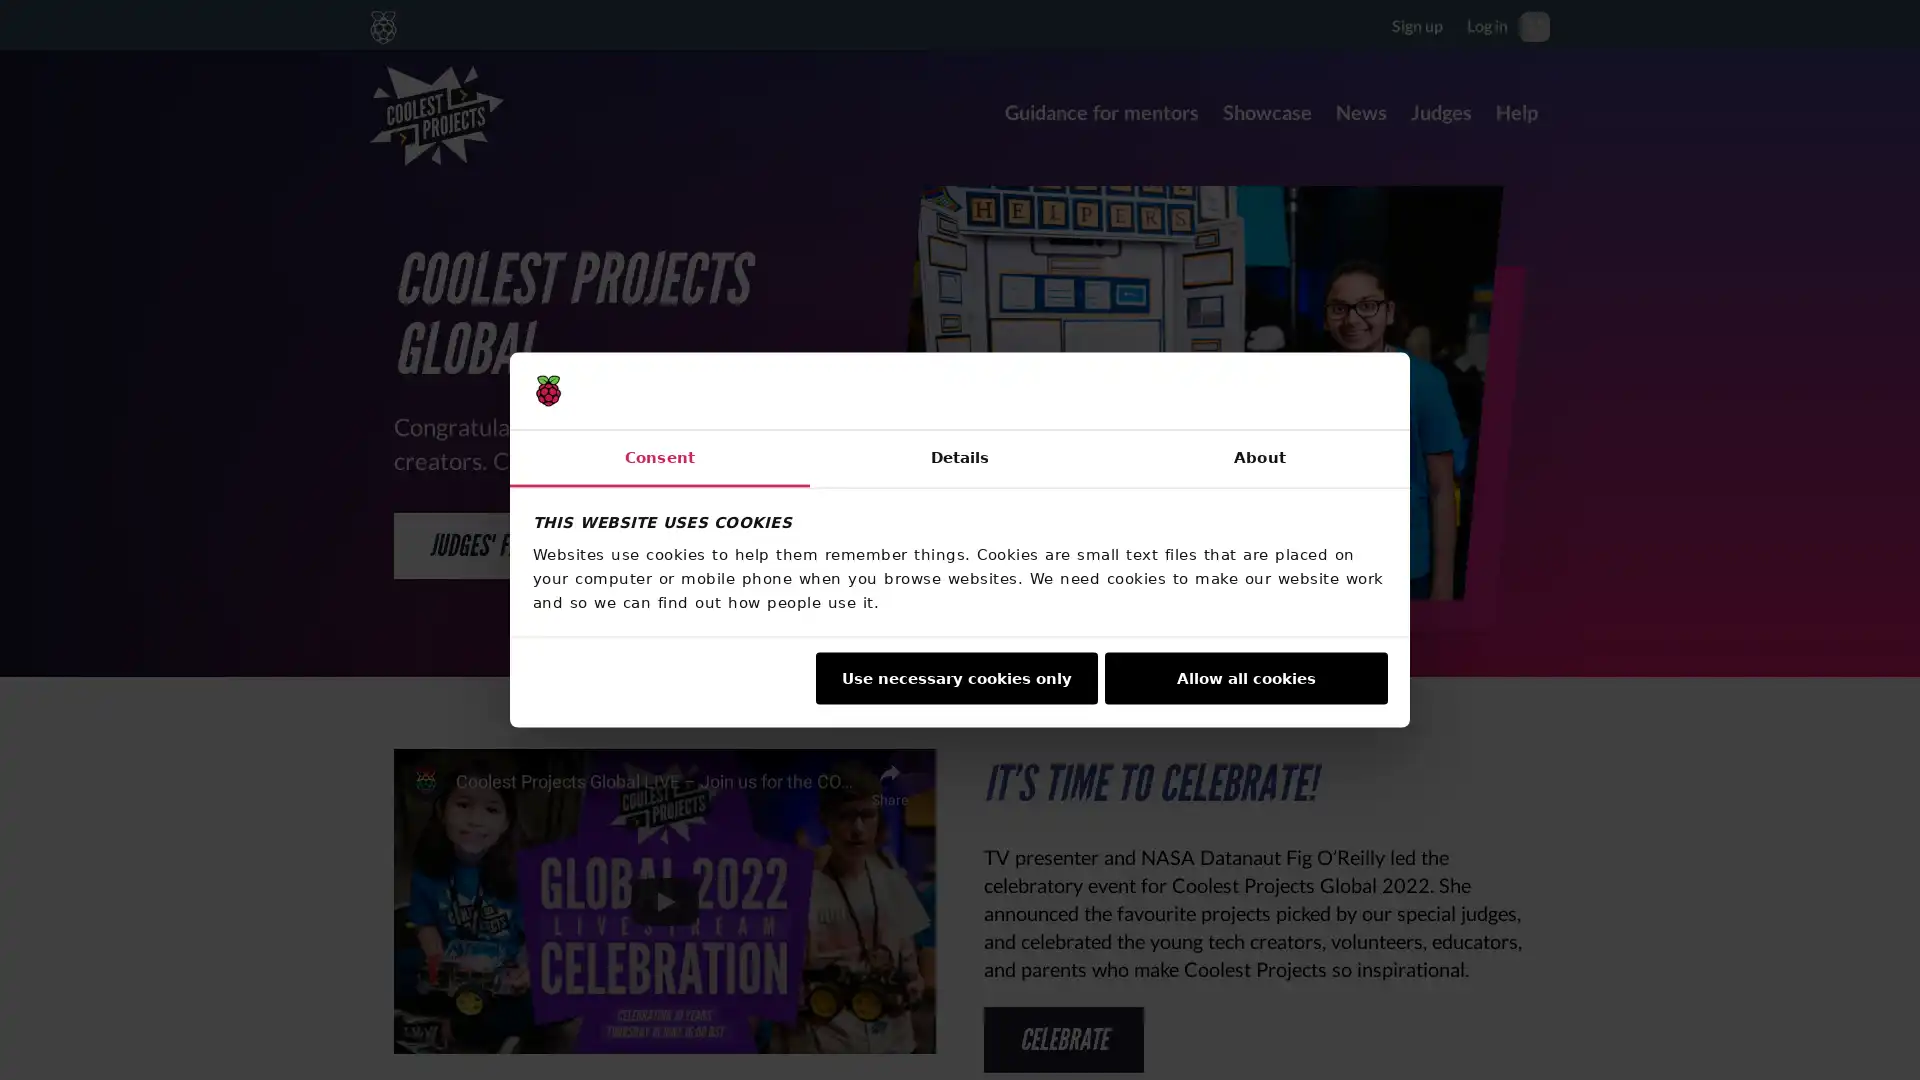 The image size is (1920, 1080). What do you see at coordinates (1245, 677) in the screenshot?
I see `Allow all cookies` at bounding box center [1245, 677].